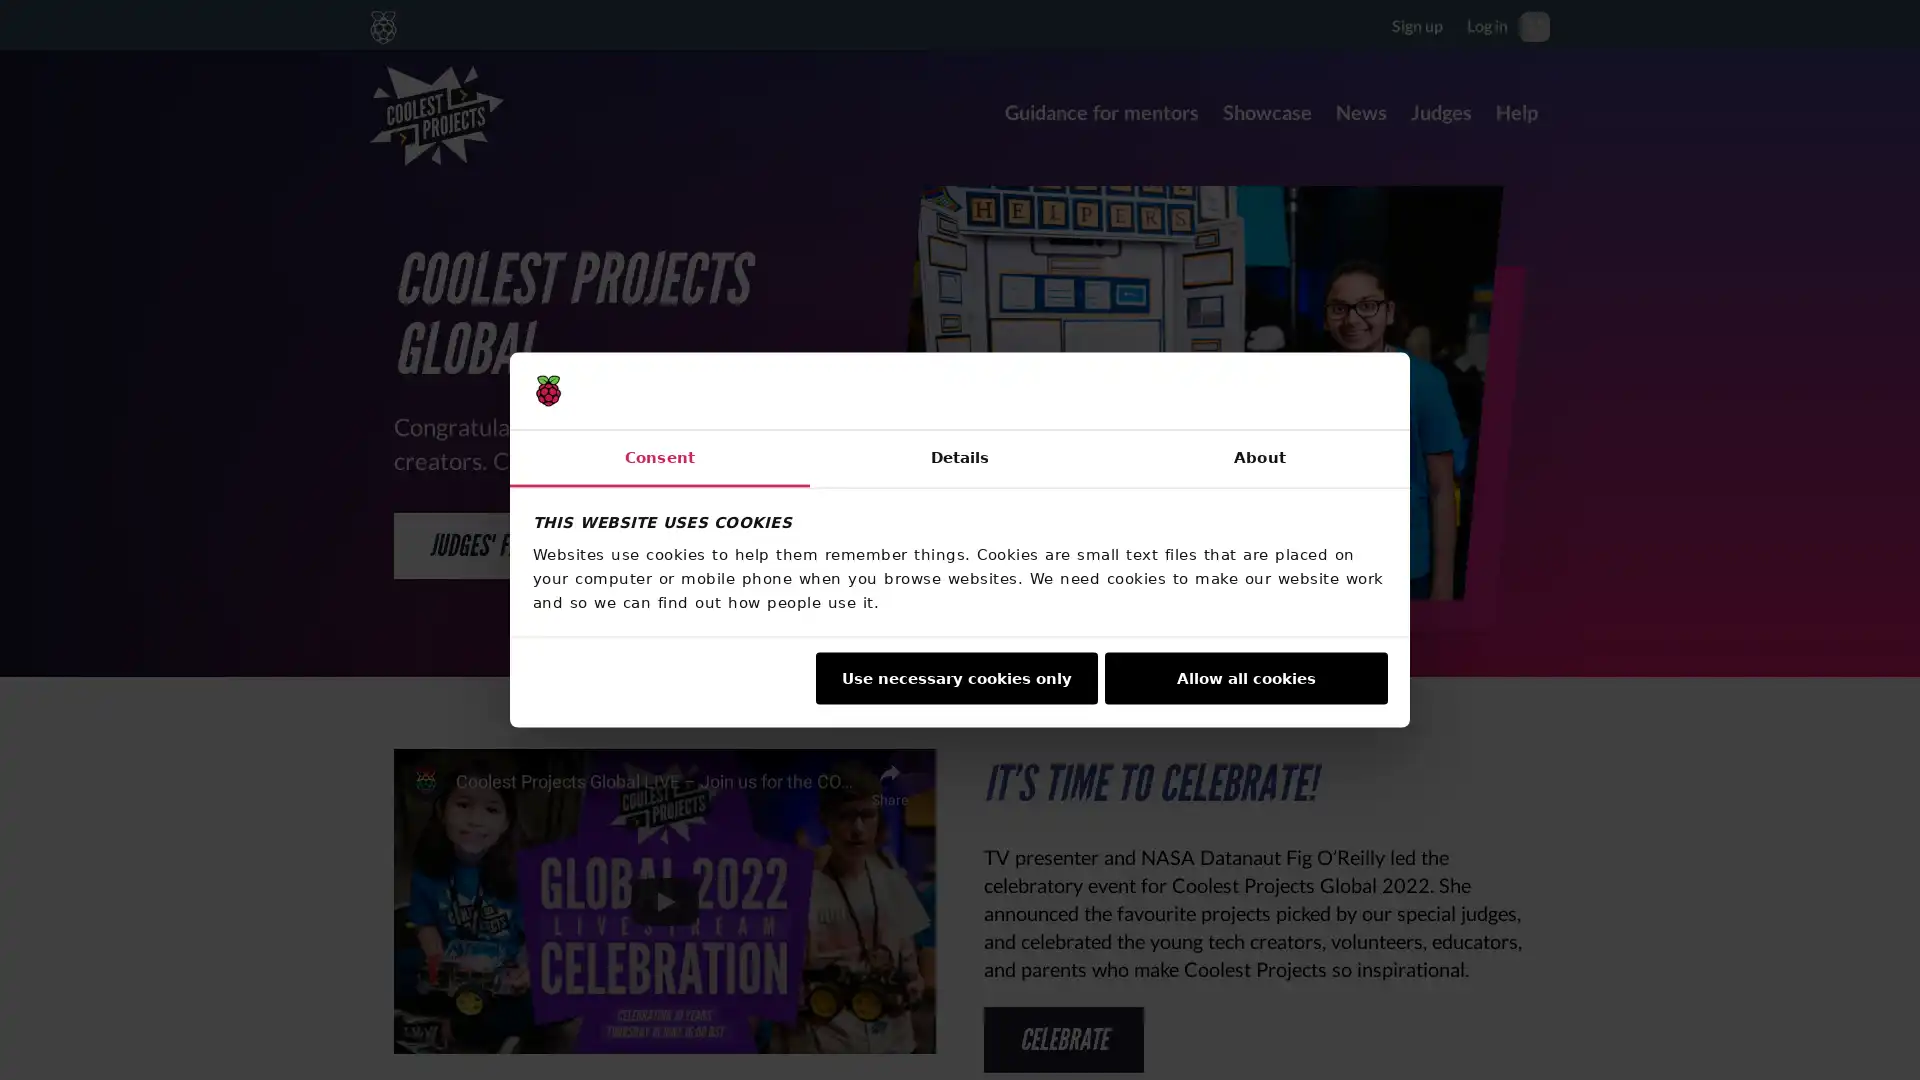 The image size is (1920, 1080). What do you see at coordinates (1245, 677) in the screenshot?
I see `Allow all cookies` at bounding box center [1245, 677].